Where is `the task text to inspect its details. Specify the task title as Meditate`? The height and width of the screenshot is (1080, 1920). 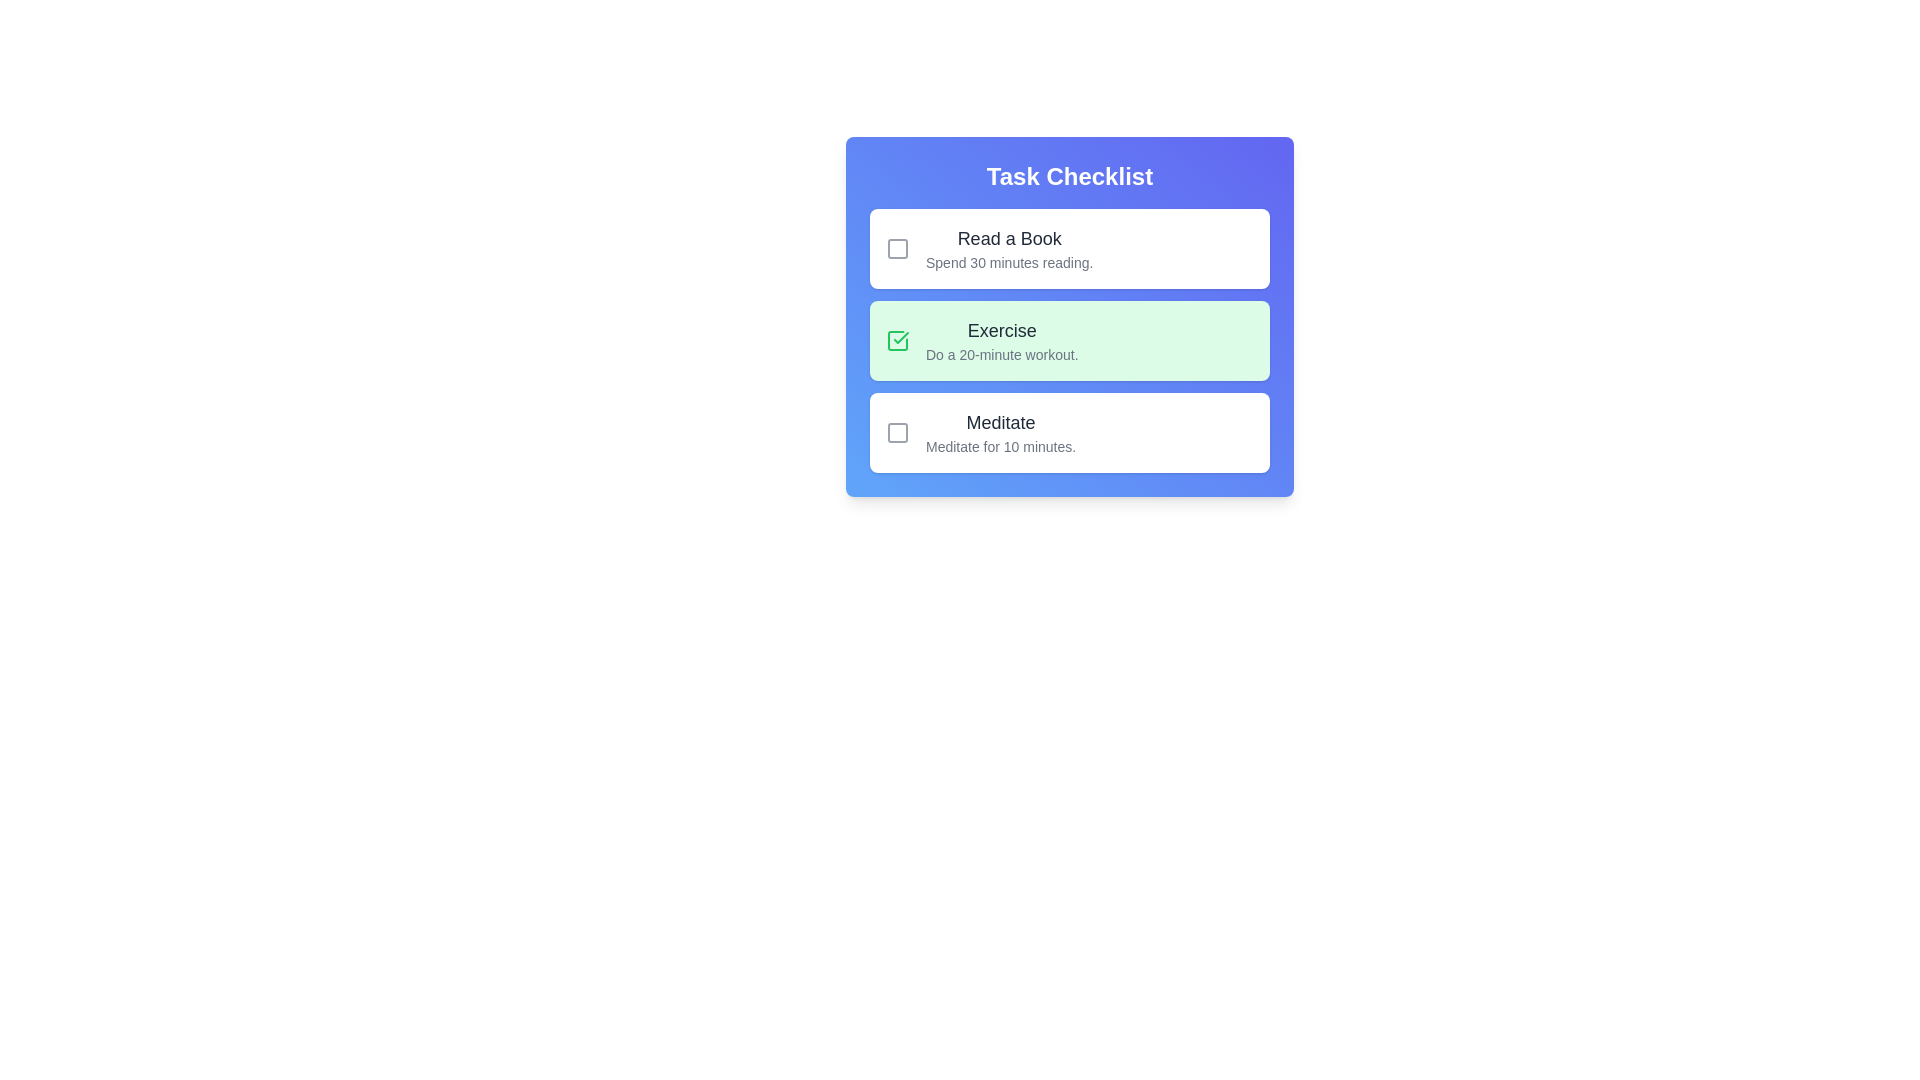 the task text to inspect its details. Specify the task title as Meditate is located at coordinates (1001, 422).